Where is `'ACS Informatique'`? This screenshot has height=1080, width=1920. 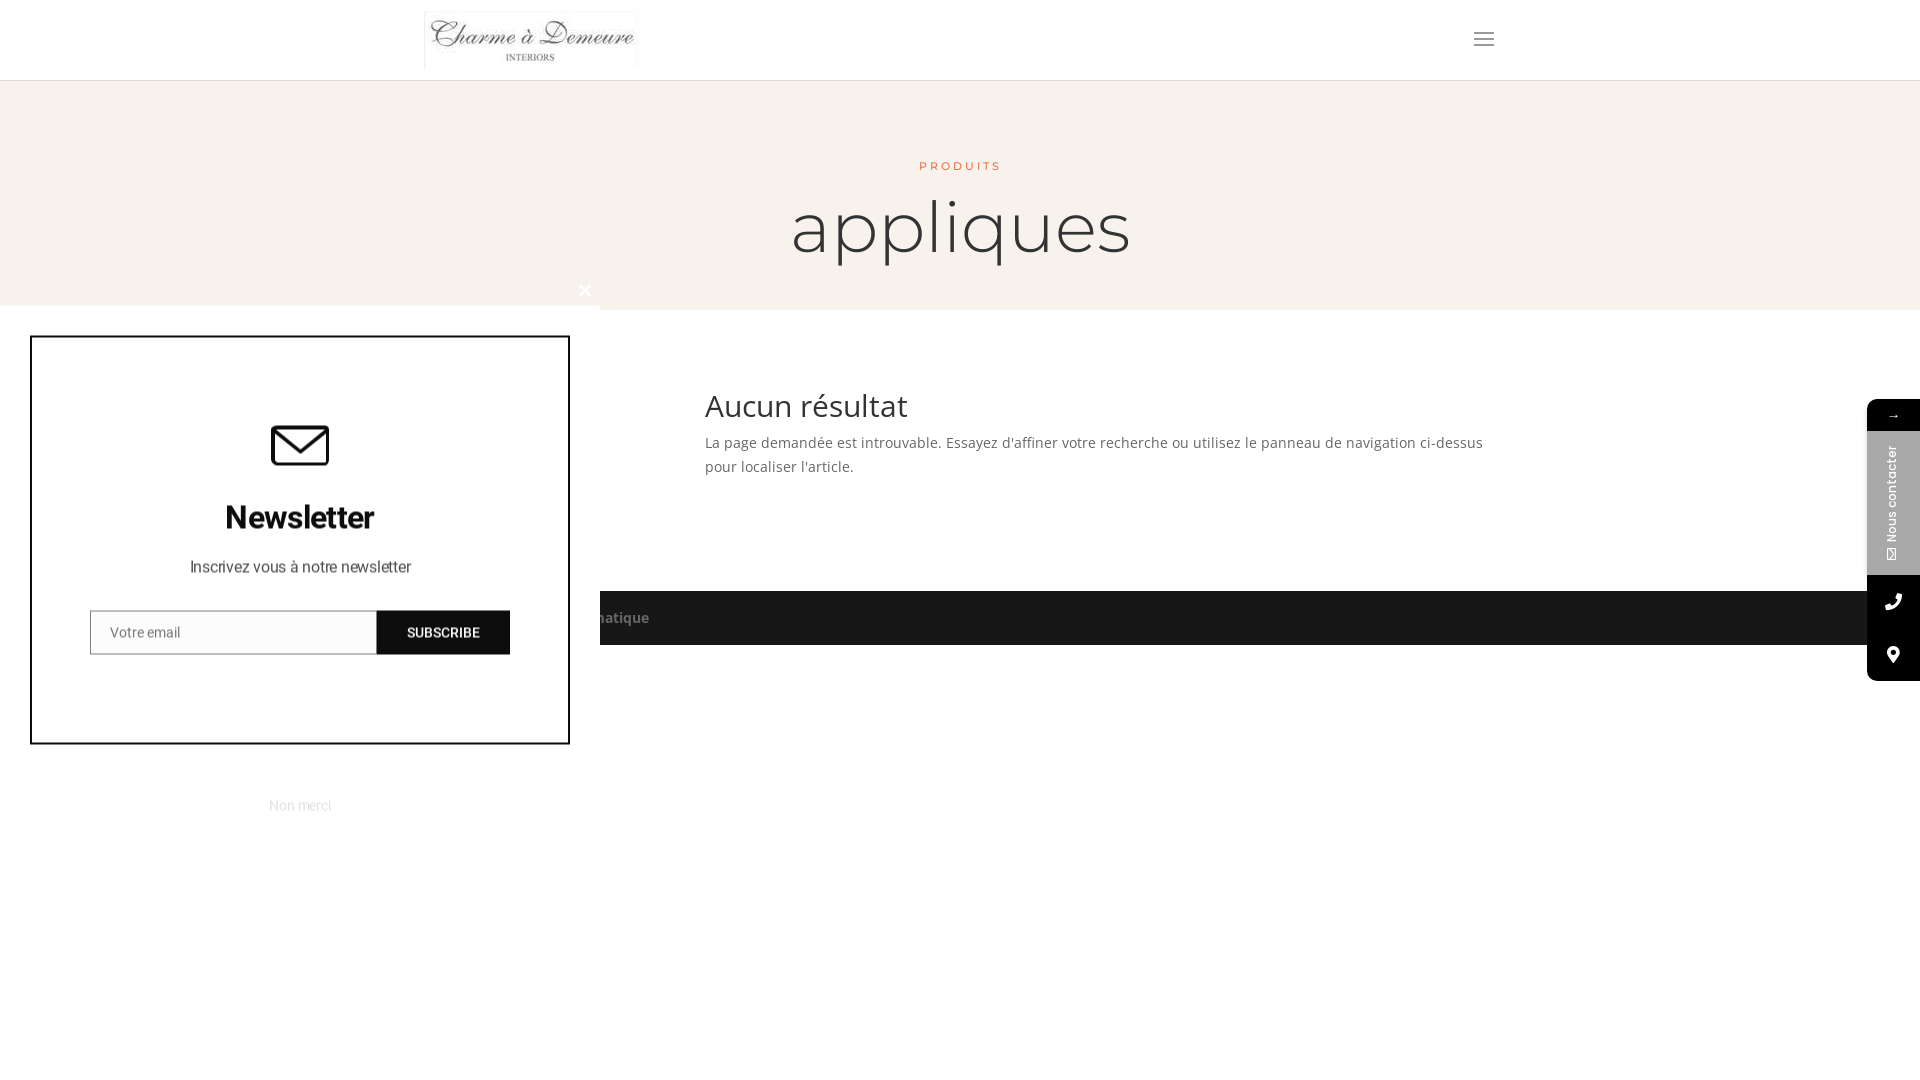 'ACS Informatique' is located at coordinates (586, 616).